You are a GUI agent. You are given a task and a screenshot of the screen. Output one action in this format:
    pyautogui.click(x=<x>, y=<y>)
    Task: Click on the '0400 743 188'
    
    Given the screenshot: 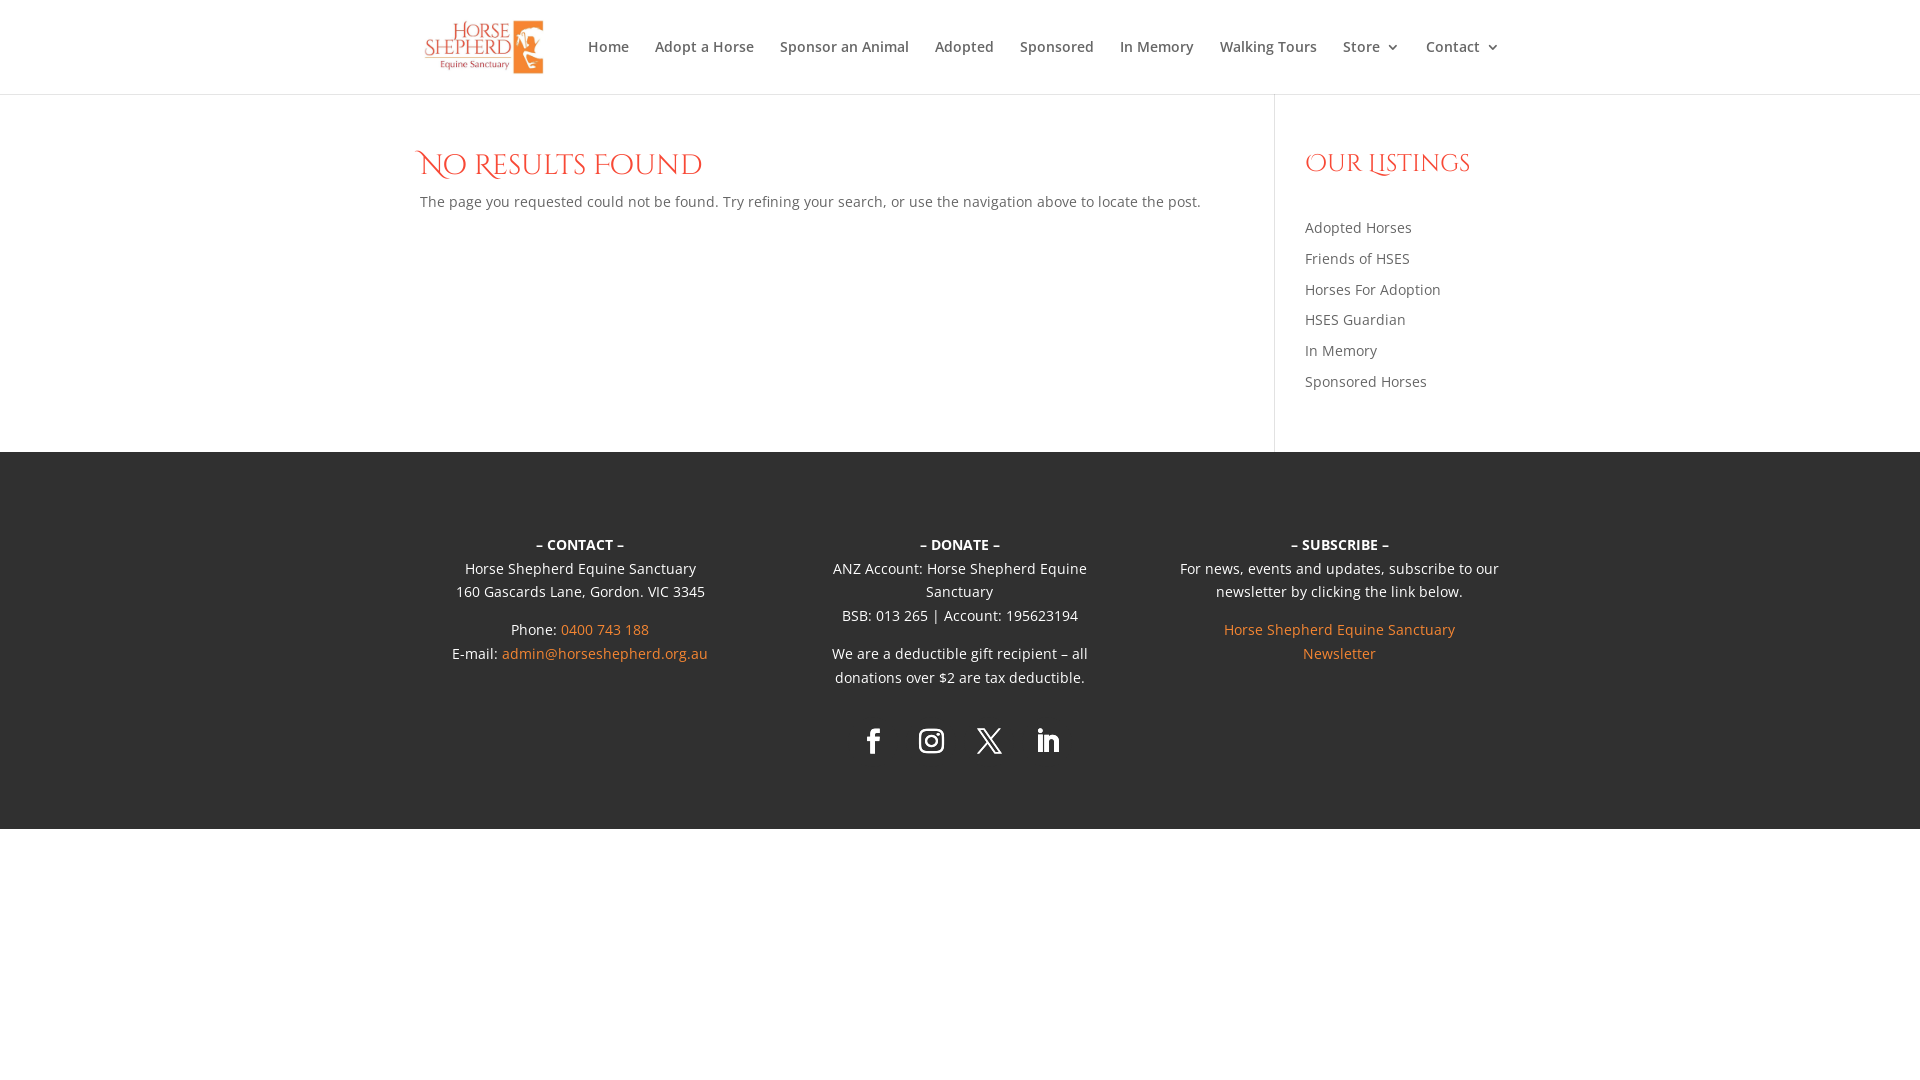 What is the action you would take?
    pyautogui.click(x=603, y=628)
    